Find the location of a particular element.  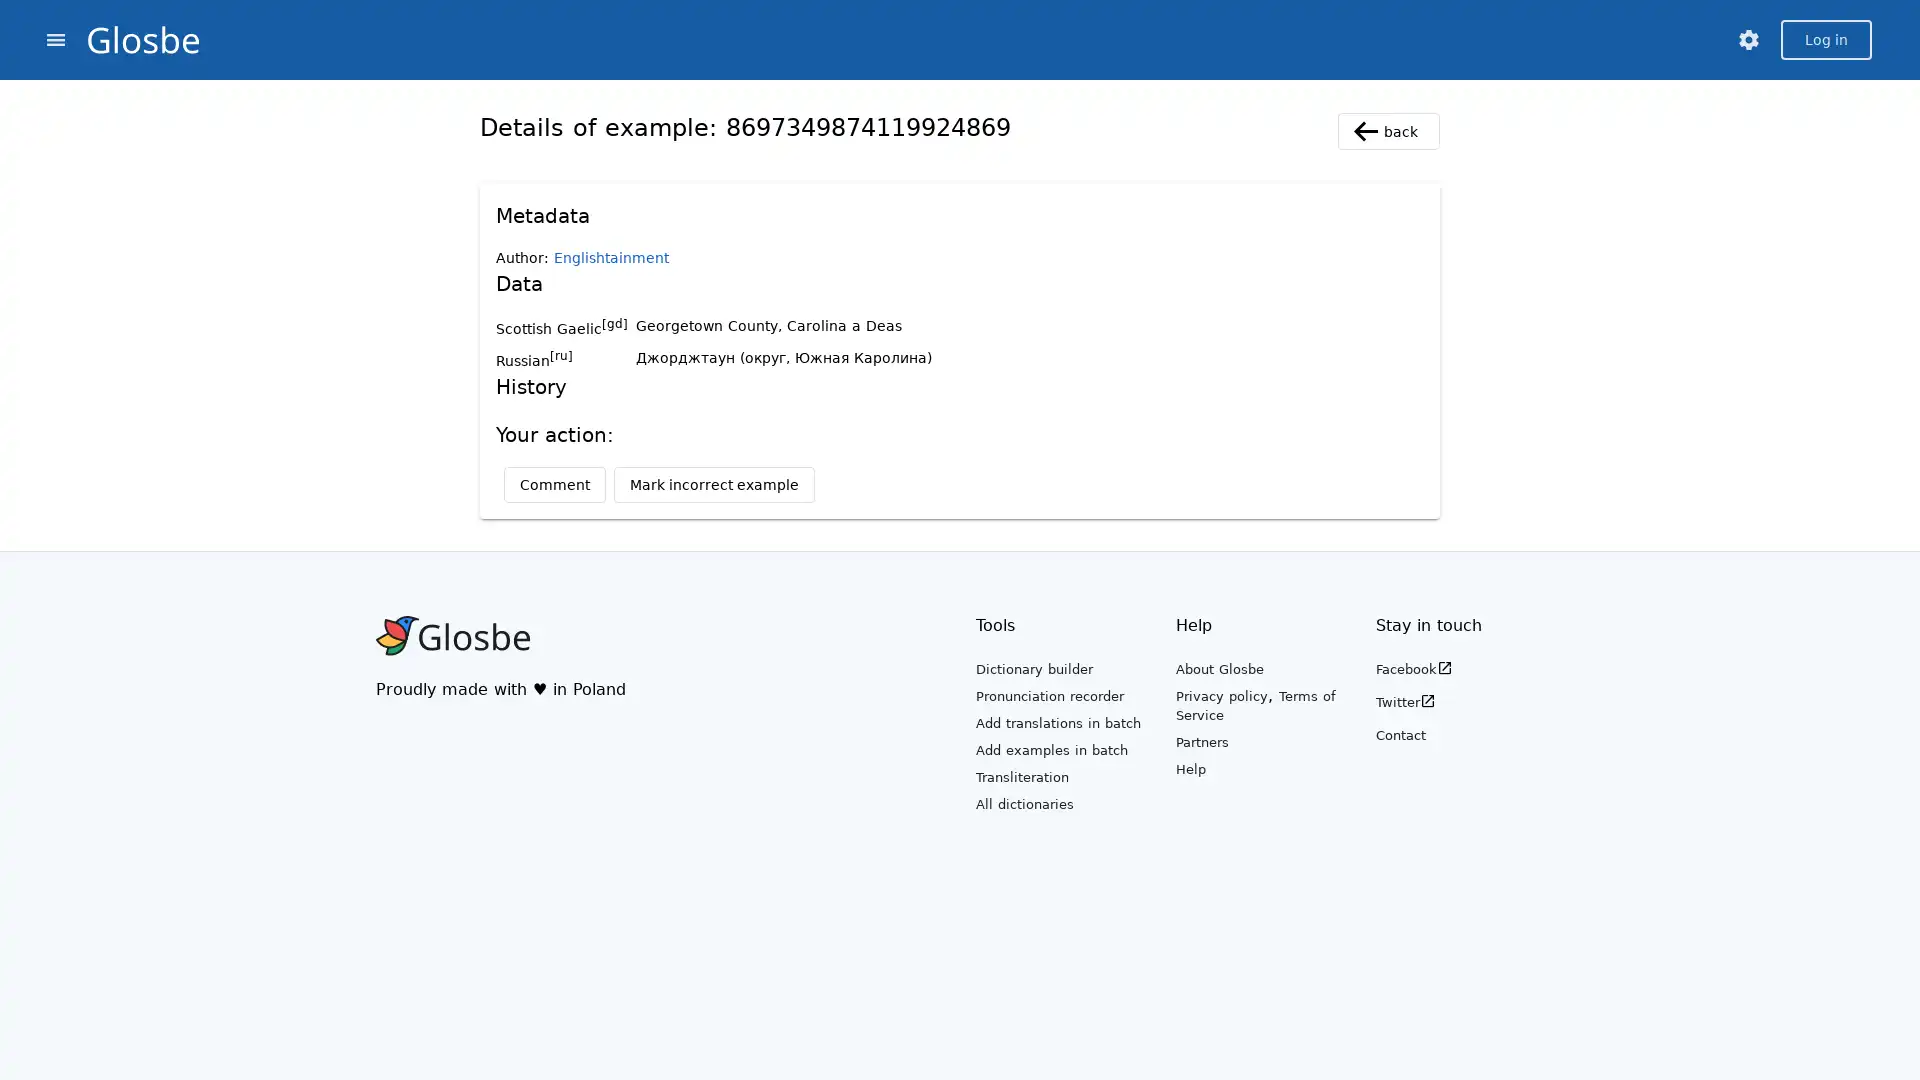

Log in is located at coordinates (1826, 39).